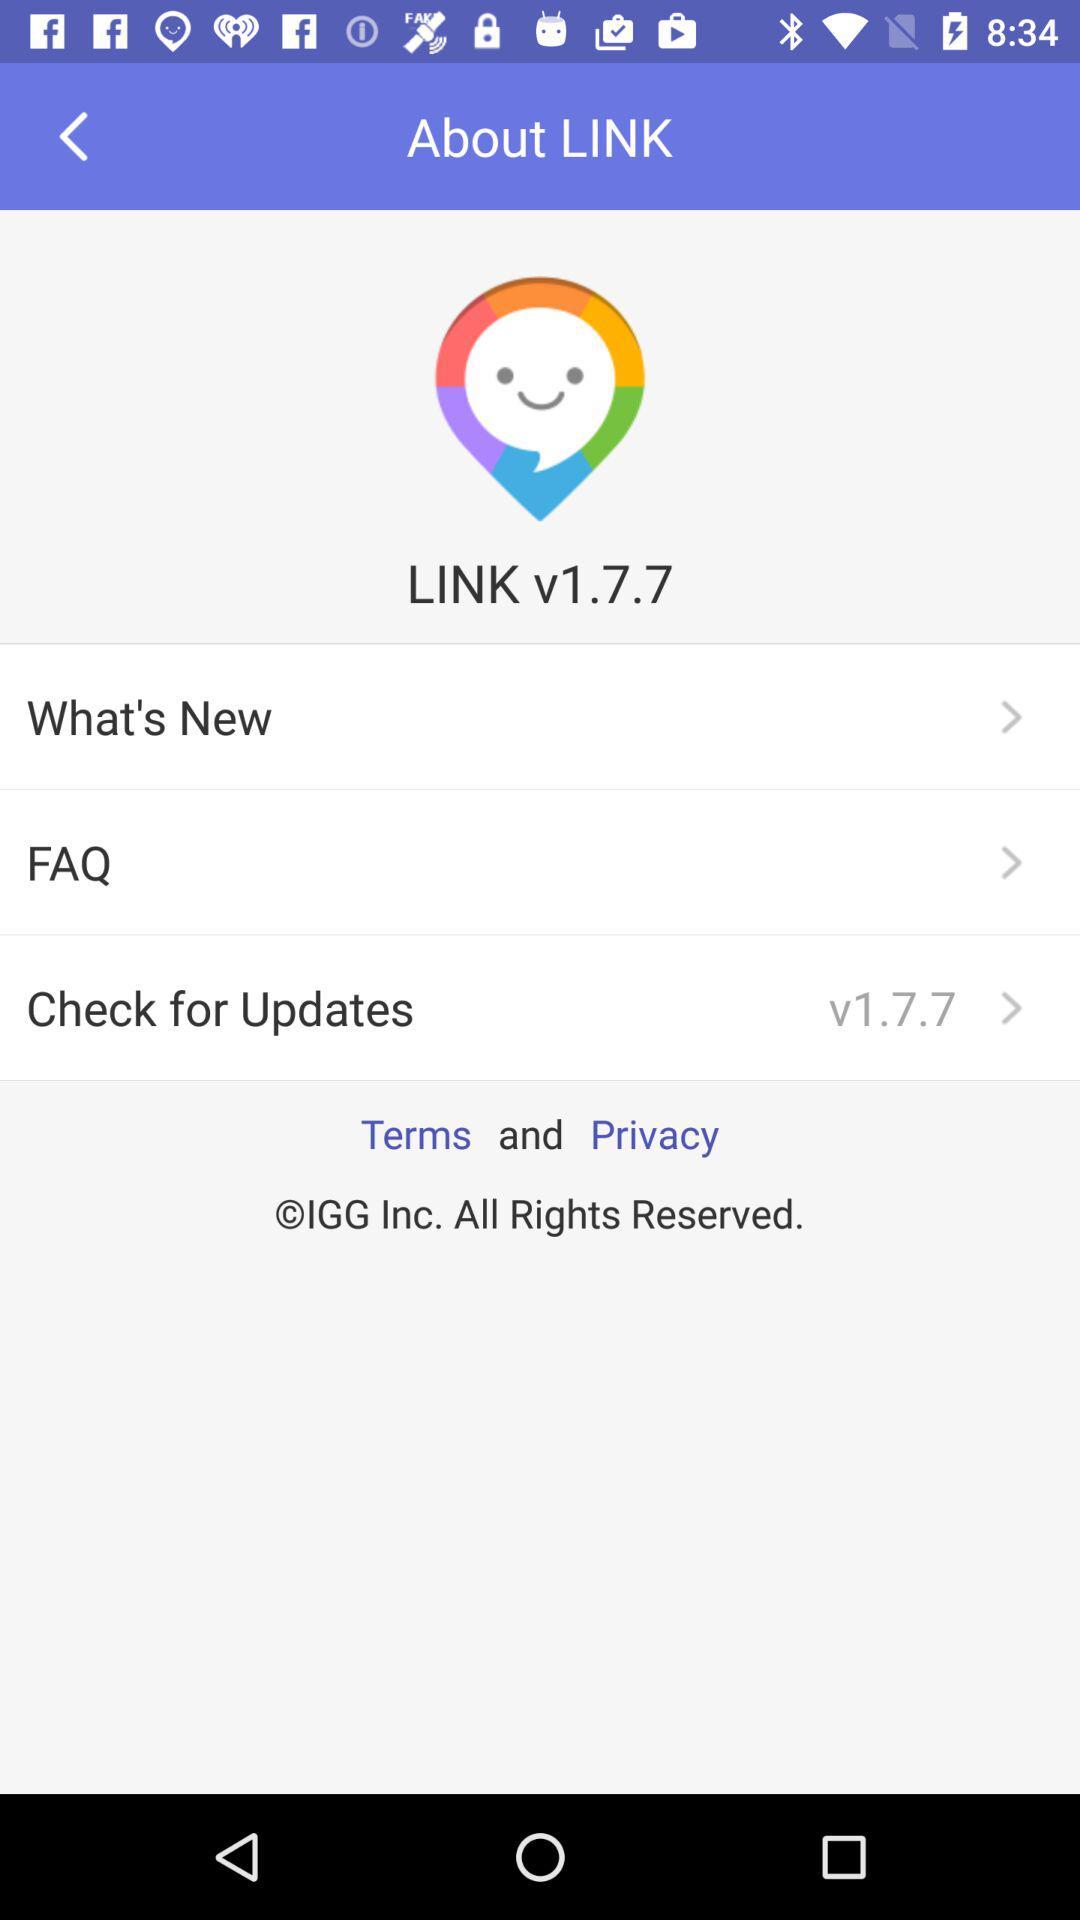  What do you see at coordinates (654, 1133) in the screenshot?
I see `the privacy icon` at bounding box center [654, 1133].